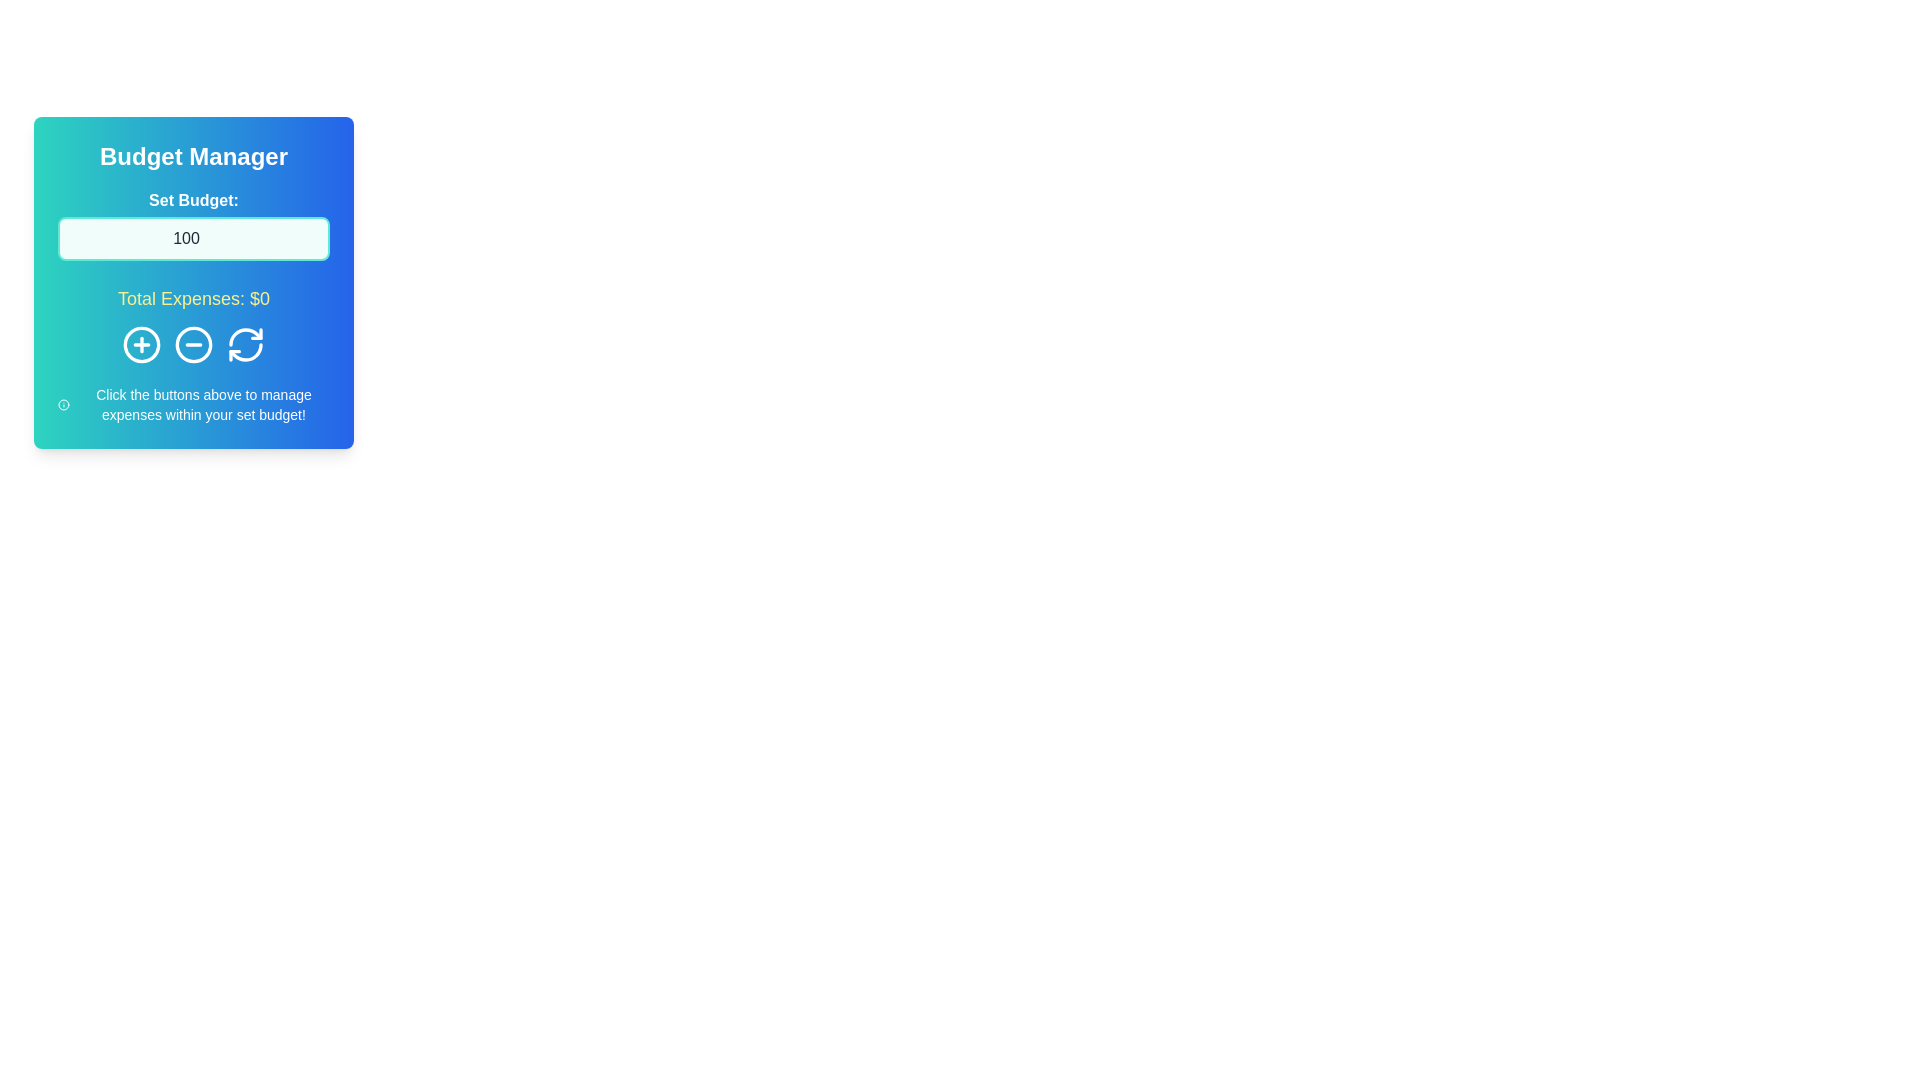 This screenshot has width=1920, height=1080. Describe the element at coordinates (193, 238) in the screenshot. I see `the Number Input Field located under the label 'Set Budget:' to focus on it for editing the budget amount` at that location.